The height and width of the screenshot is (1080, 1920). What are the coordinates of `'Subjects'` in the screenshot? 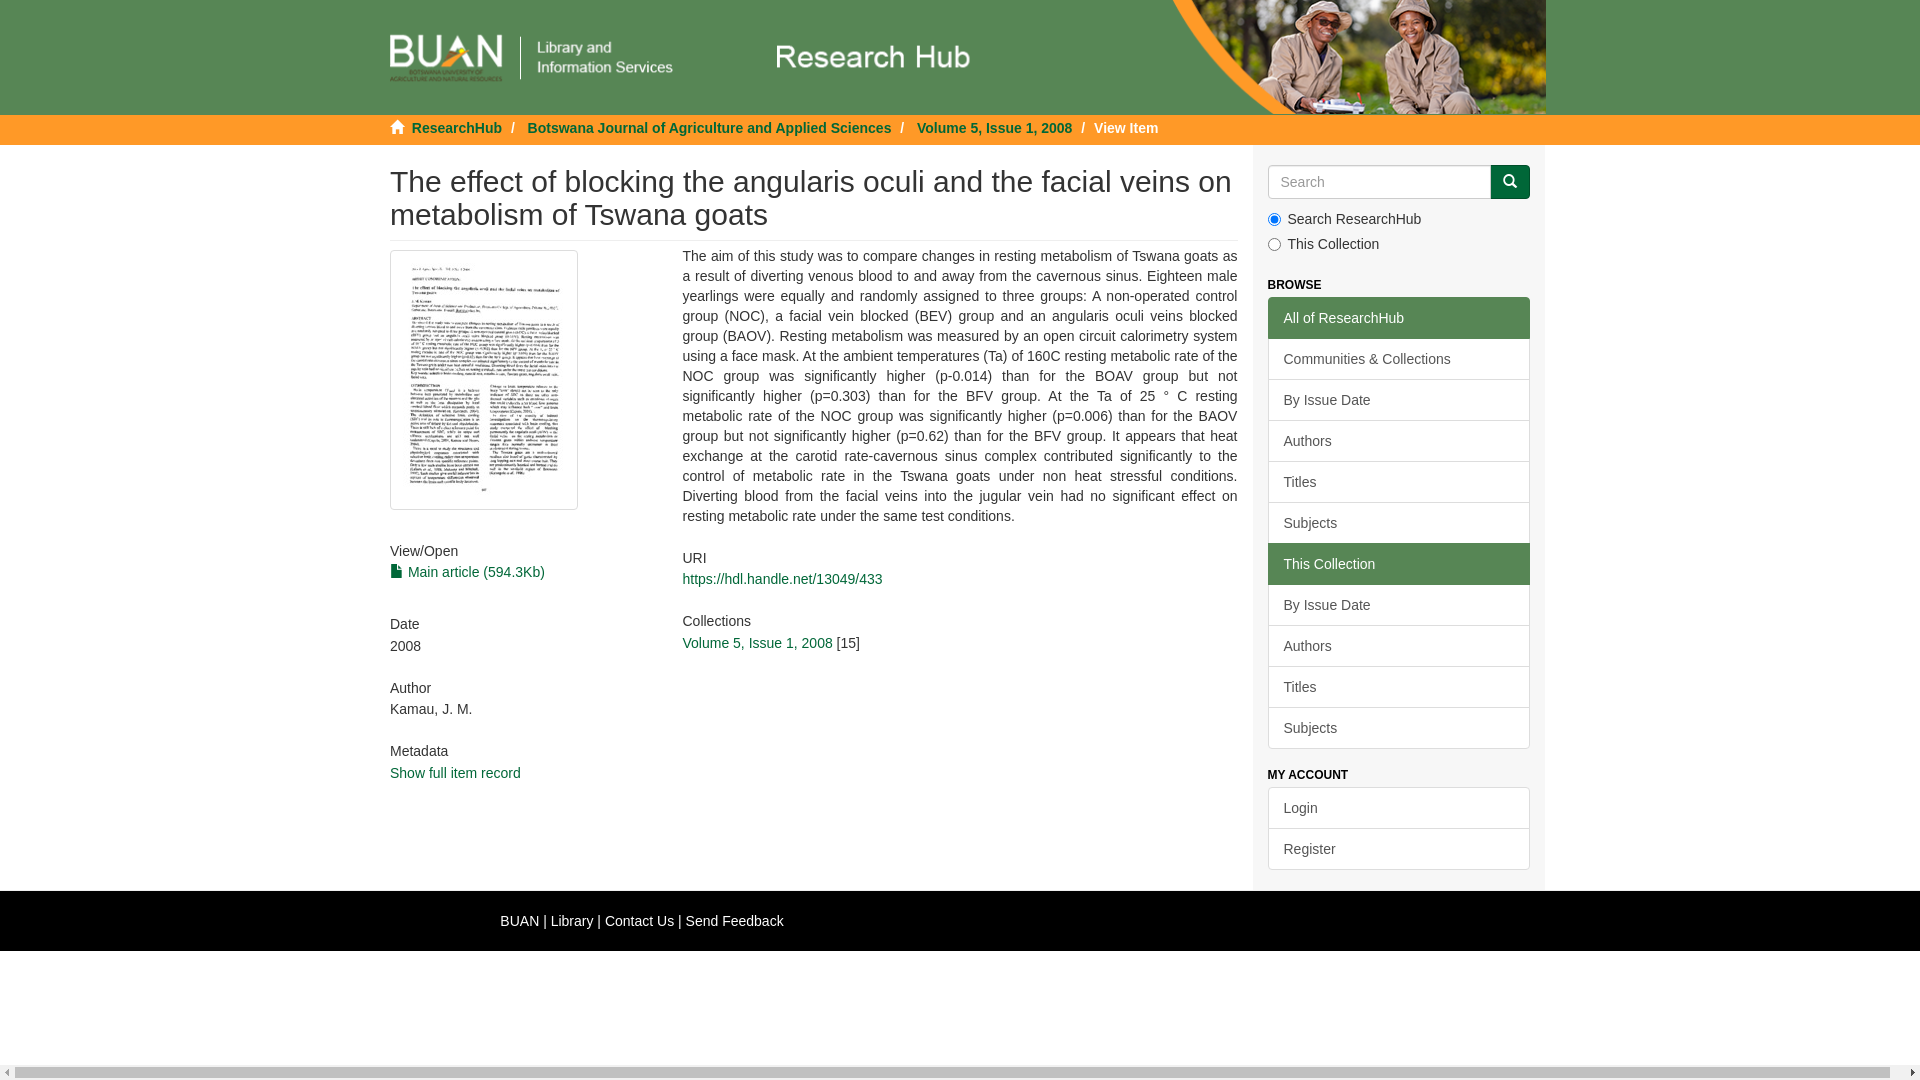 It's located at (1398, 522).